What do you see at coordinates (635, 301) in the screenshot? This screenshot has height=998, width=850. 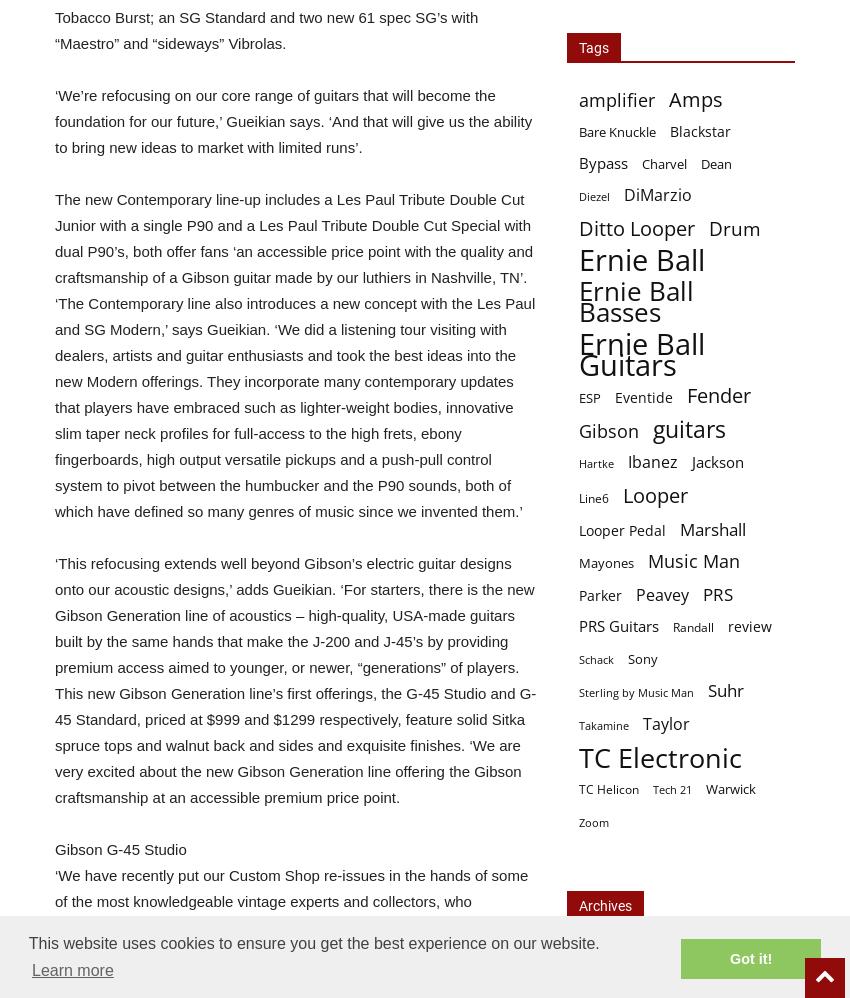 I see `'Ernie Ball Basses'` at bounding box center [635, 301].